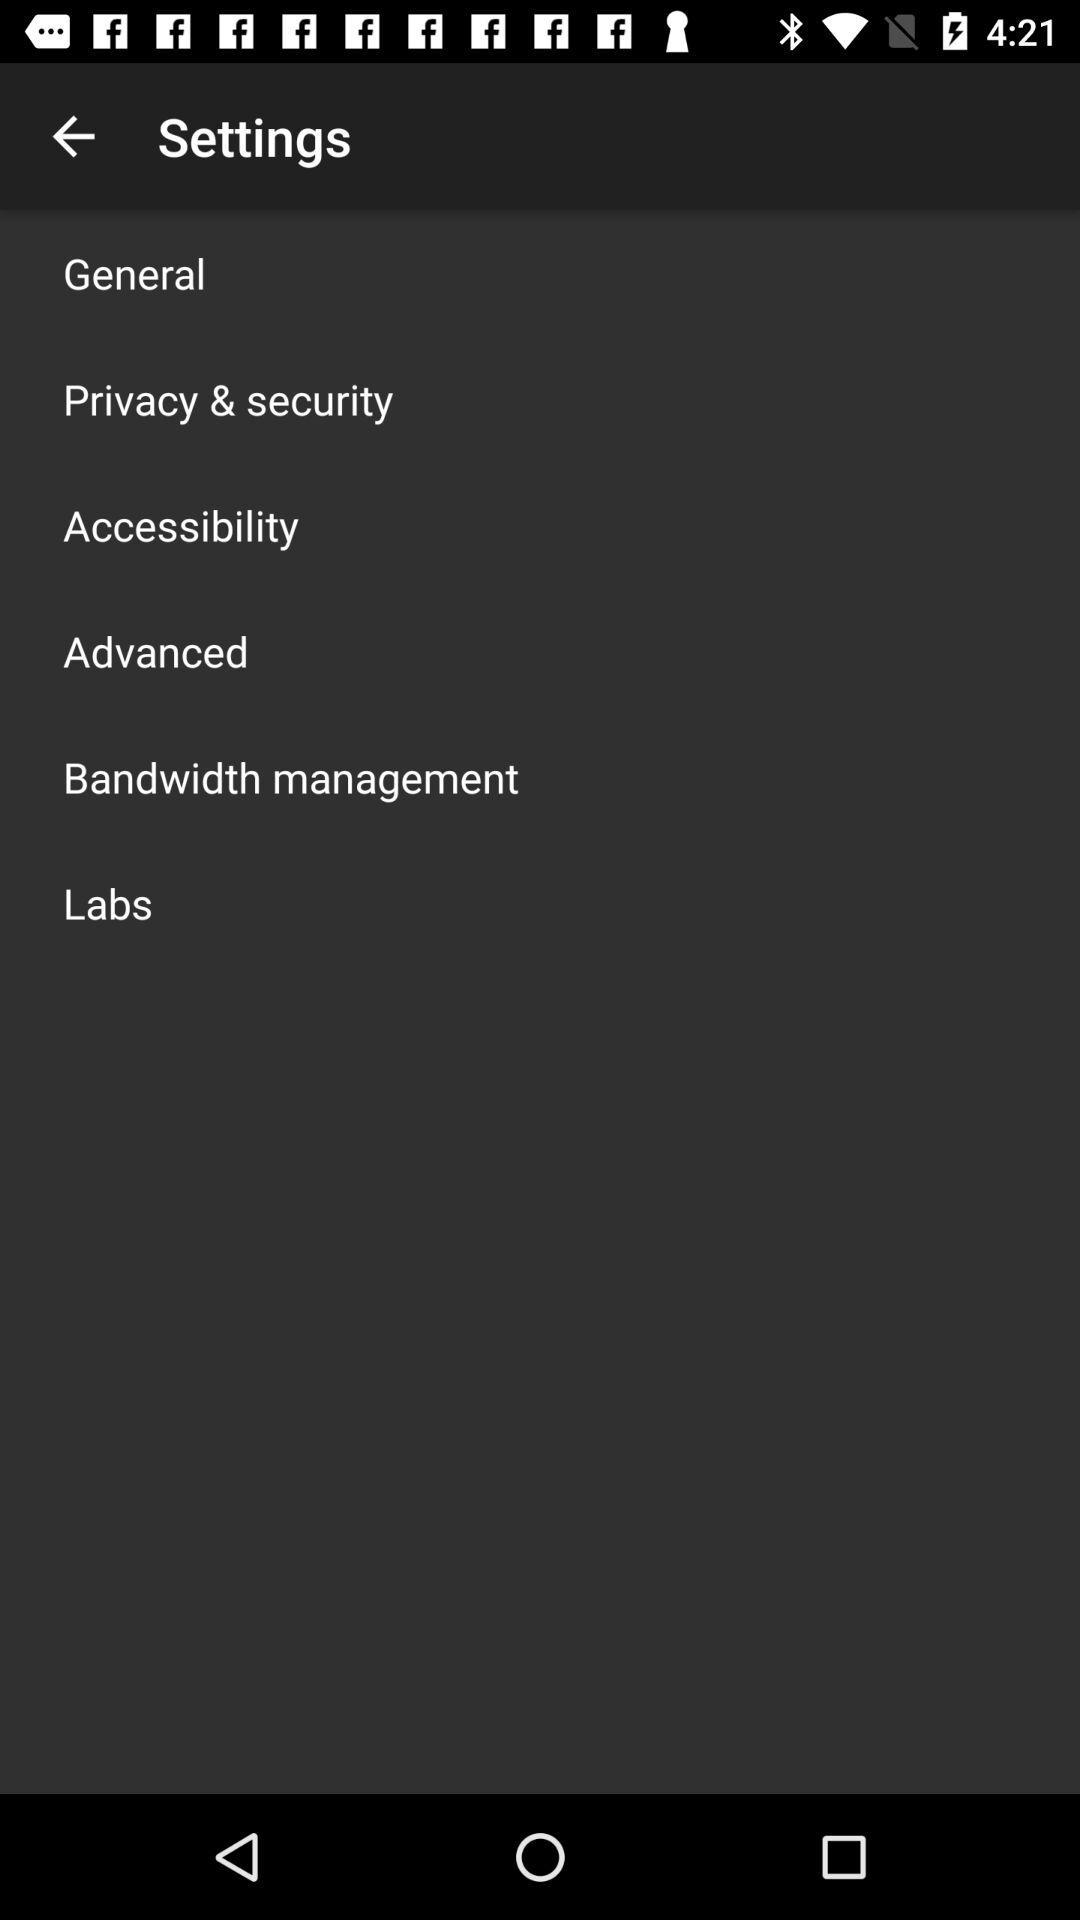 This screenshot has height=1920, width=1080. Describe the element at coordinates (227, 398) in the screenshot. I see `the item below the general app` at that location.